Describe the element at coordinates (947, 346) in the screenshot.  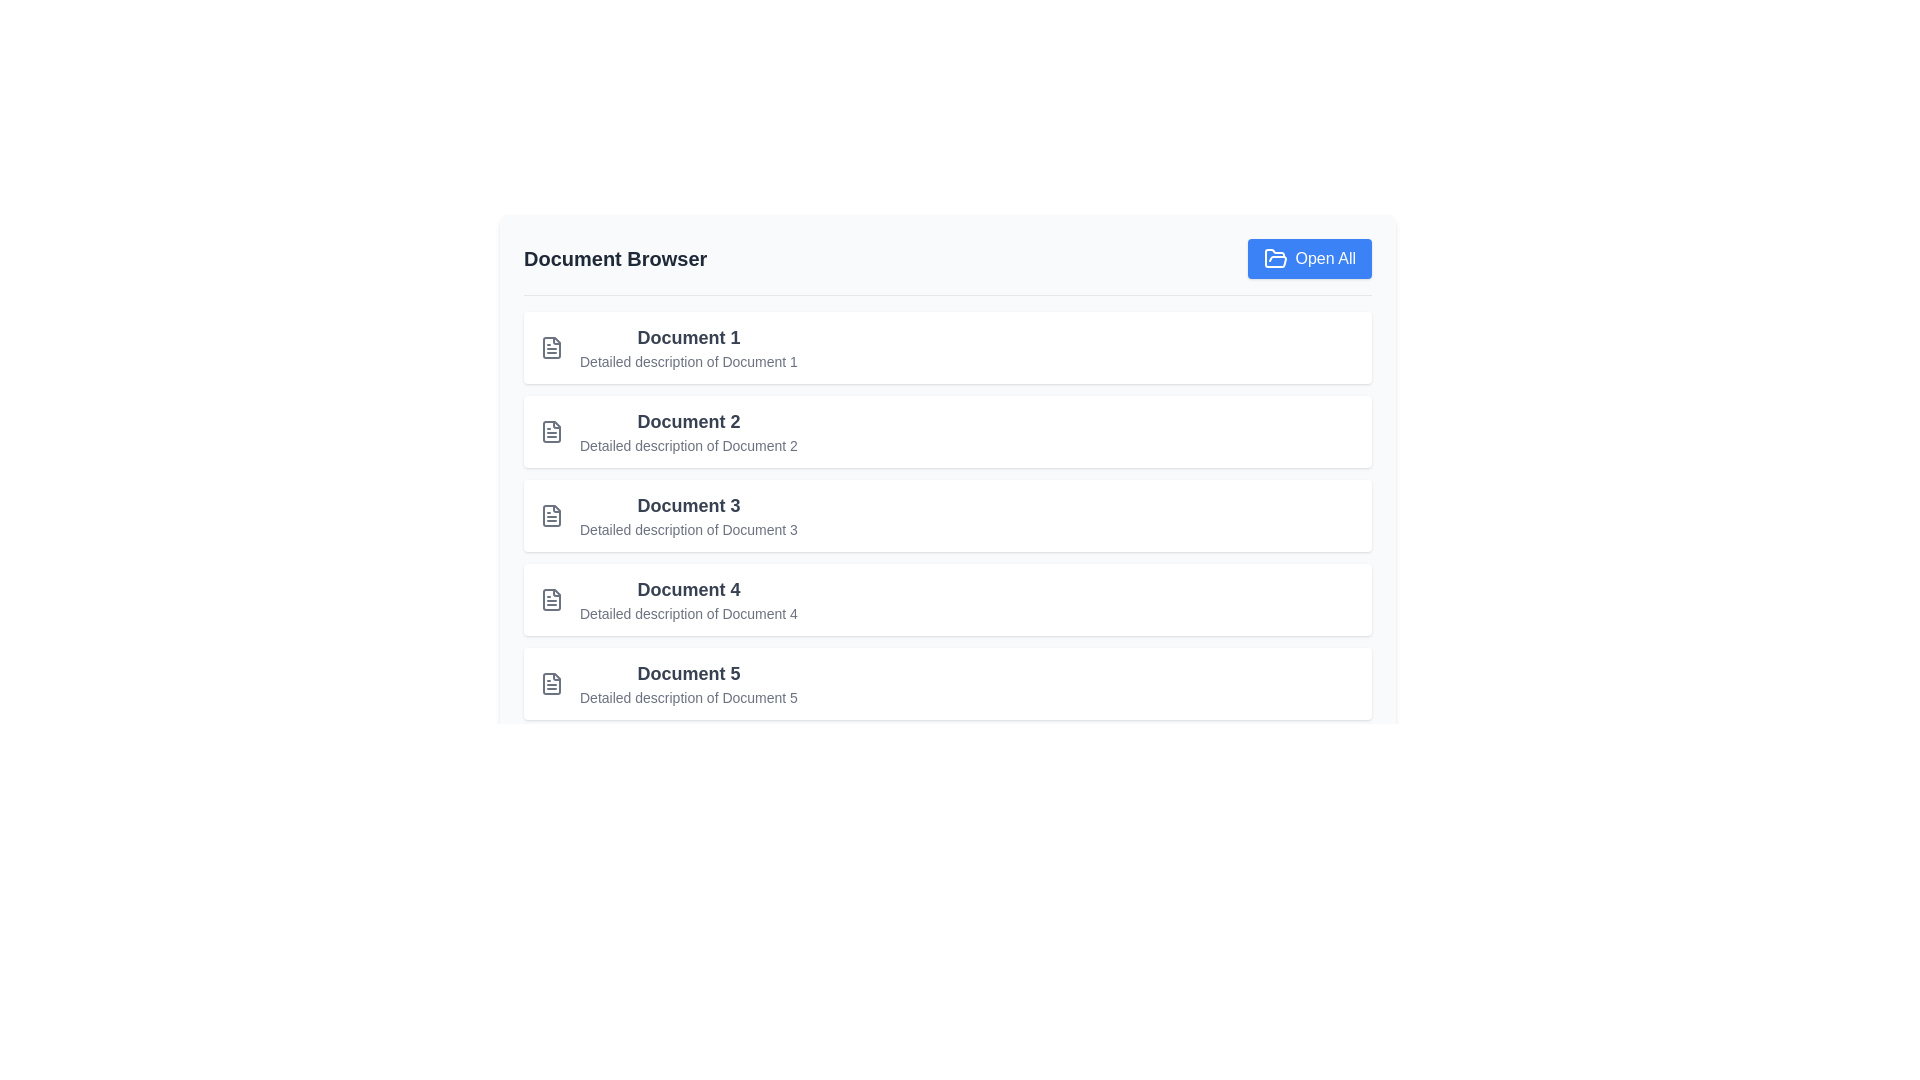
I see `the first Card listing in the Document Browser by moving the cursor to its center point` at that location.